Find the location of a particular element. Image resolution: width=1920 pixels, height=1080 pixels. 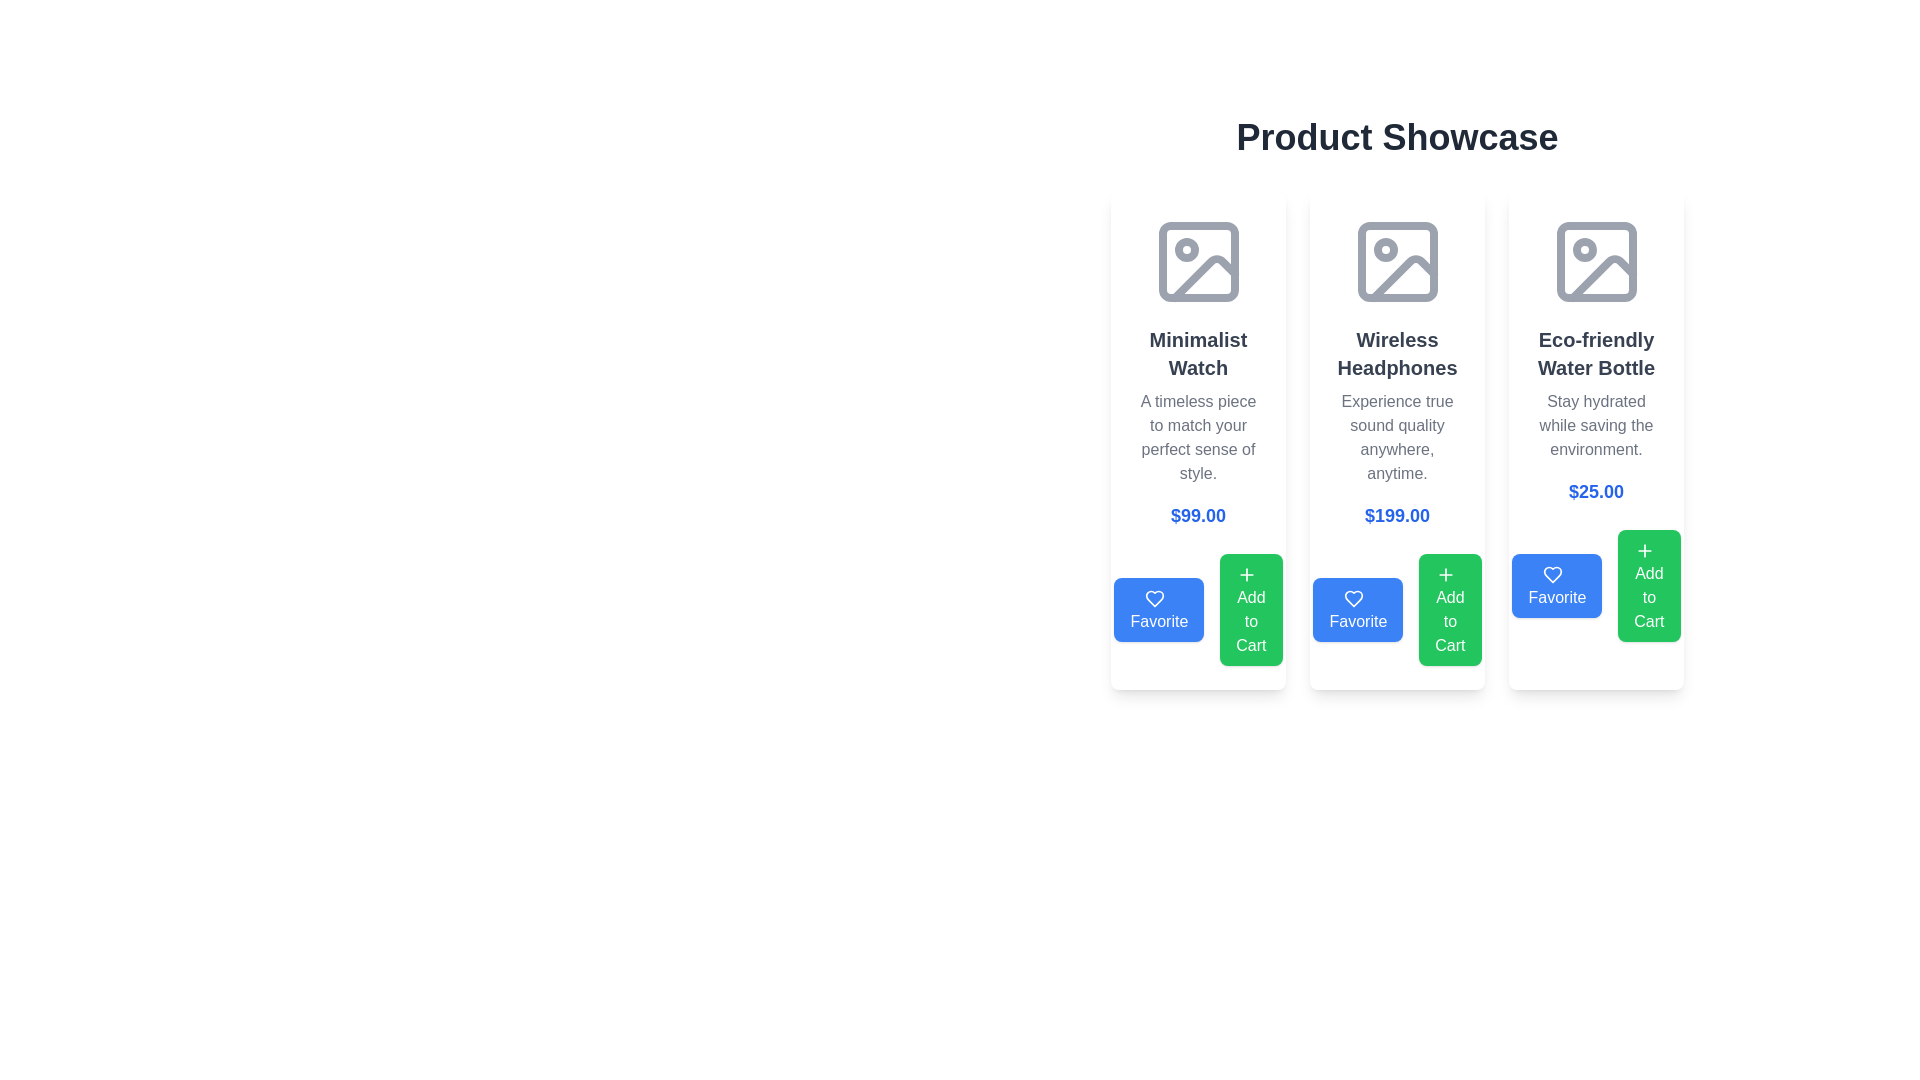

the triangular-shaped light gray line graphic that is part of the photo frame icon located at the bottom-right corner of the Eco-friendly Water Bottle card is located at coordinates (1602, 278).